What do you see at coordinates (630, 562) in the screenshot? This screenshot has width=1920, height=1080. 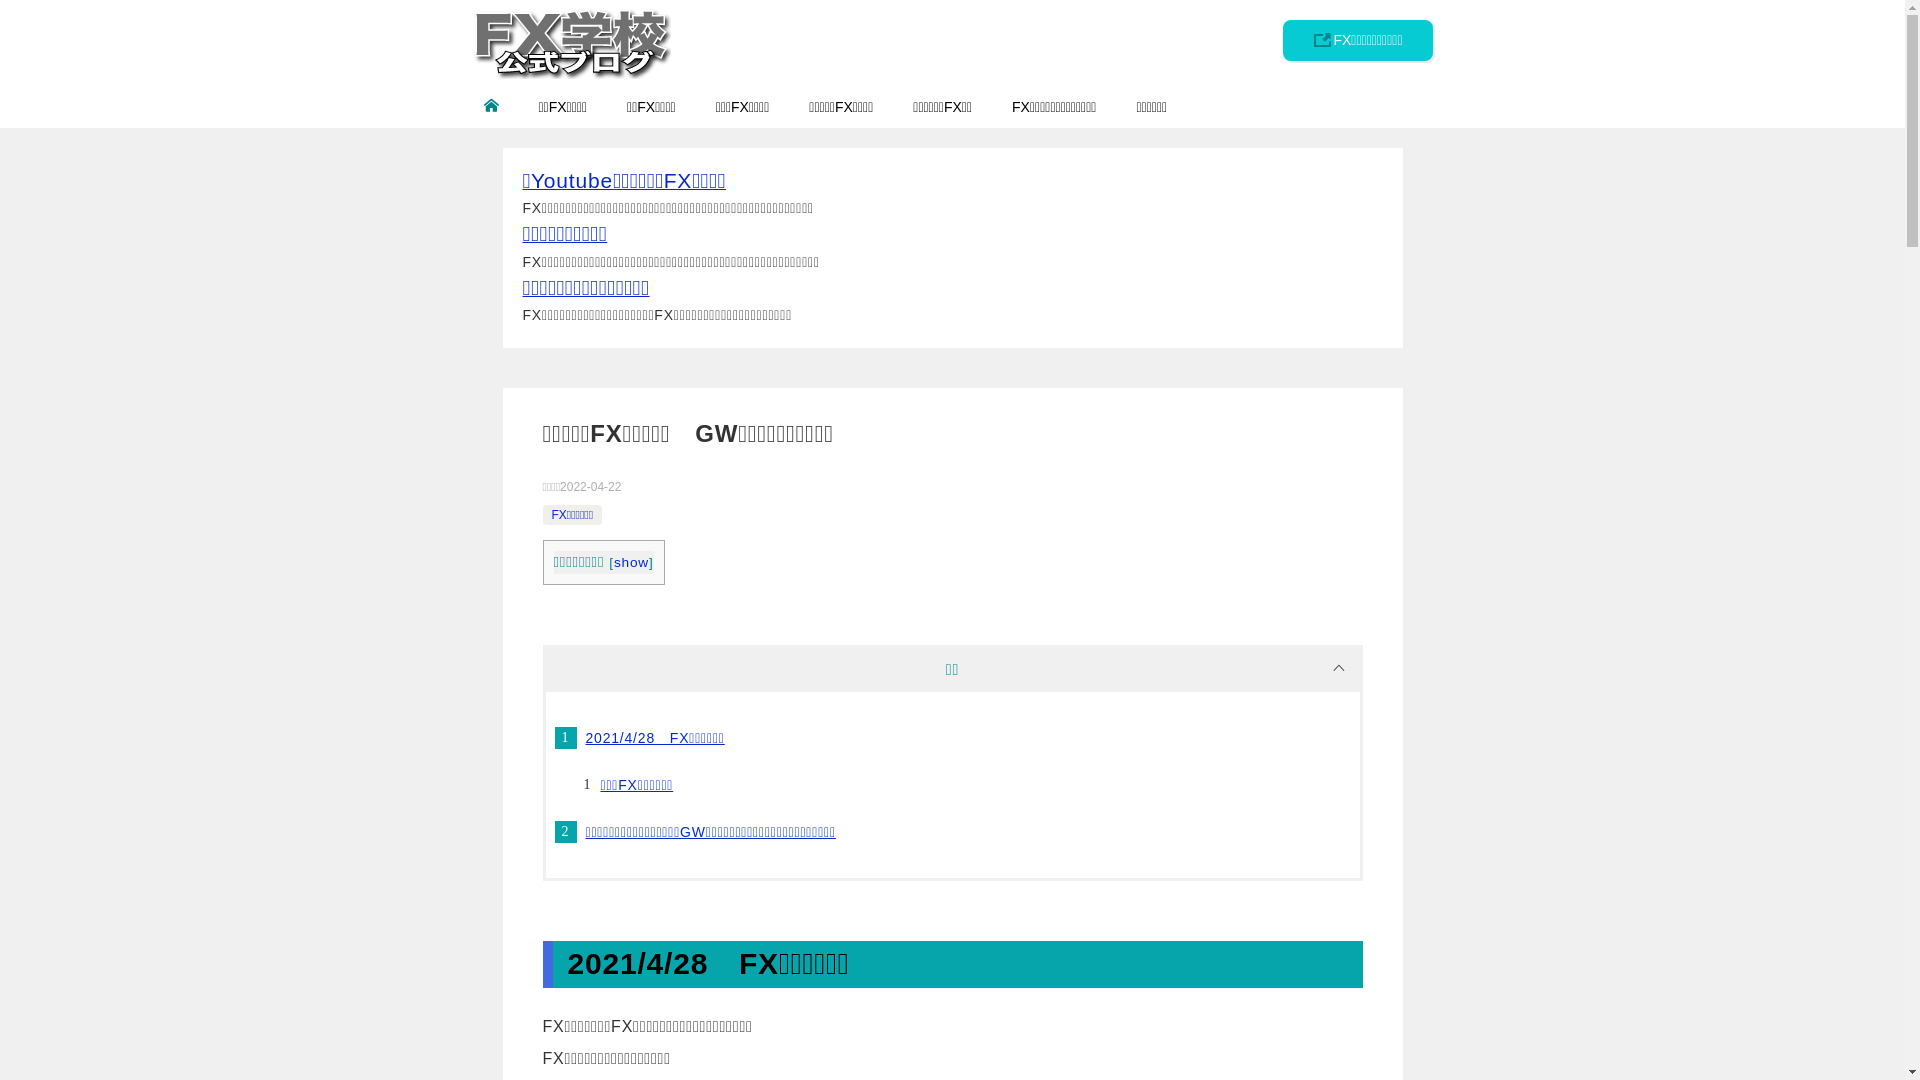 I see `'show'` at bounding box center [630, 562].